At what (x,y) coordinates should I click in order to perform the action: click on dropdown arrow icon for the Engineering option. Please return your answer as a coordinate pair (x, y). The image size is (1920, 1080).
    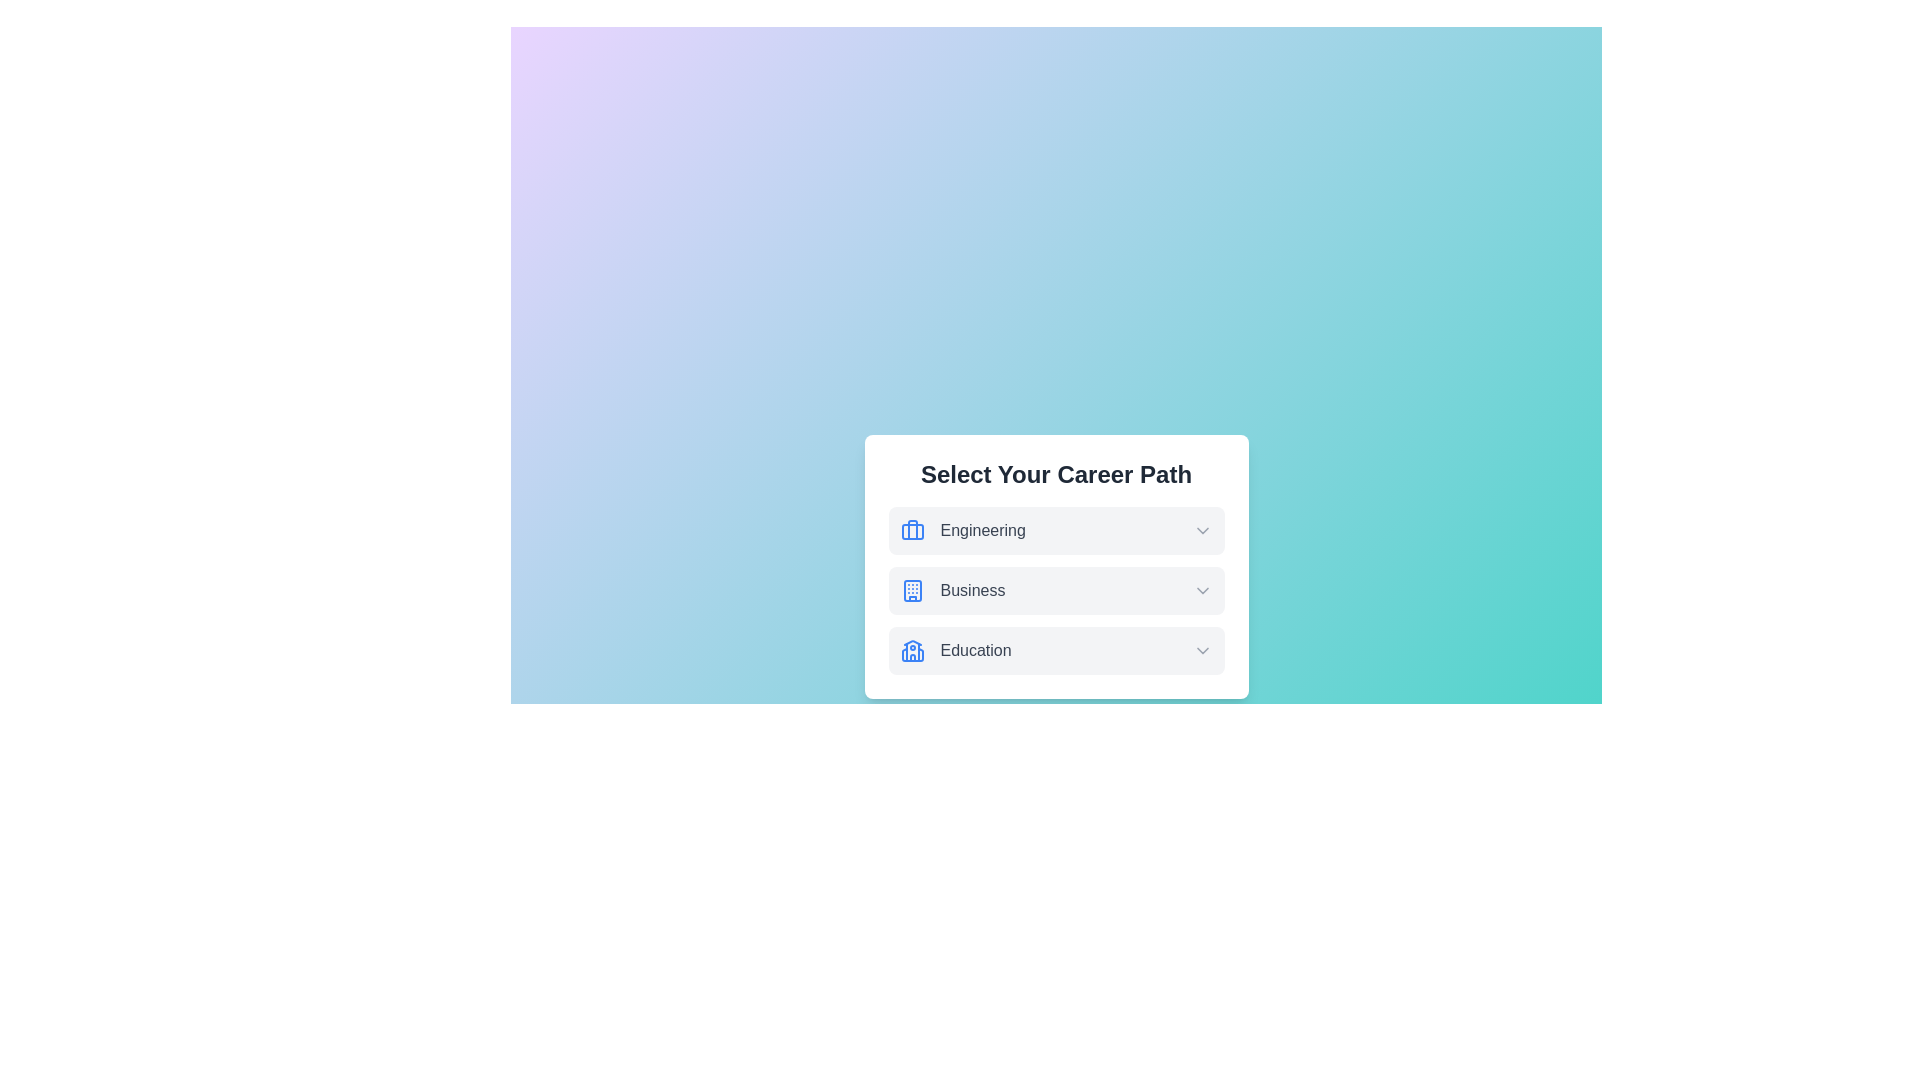
    Looking at the image, I should click on (1201, 530).